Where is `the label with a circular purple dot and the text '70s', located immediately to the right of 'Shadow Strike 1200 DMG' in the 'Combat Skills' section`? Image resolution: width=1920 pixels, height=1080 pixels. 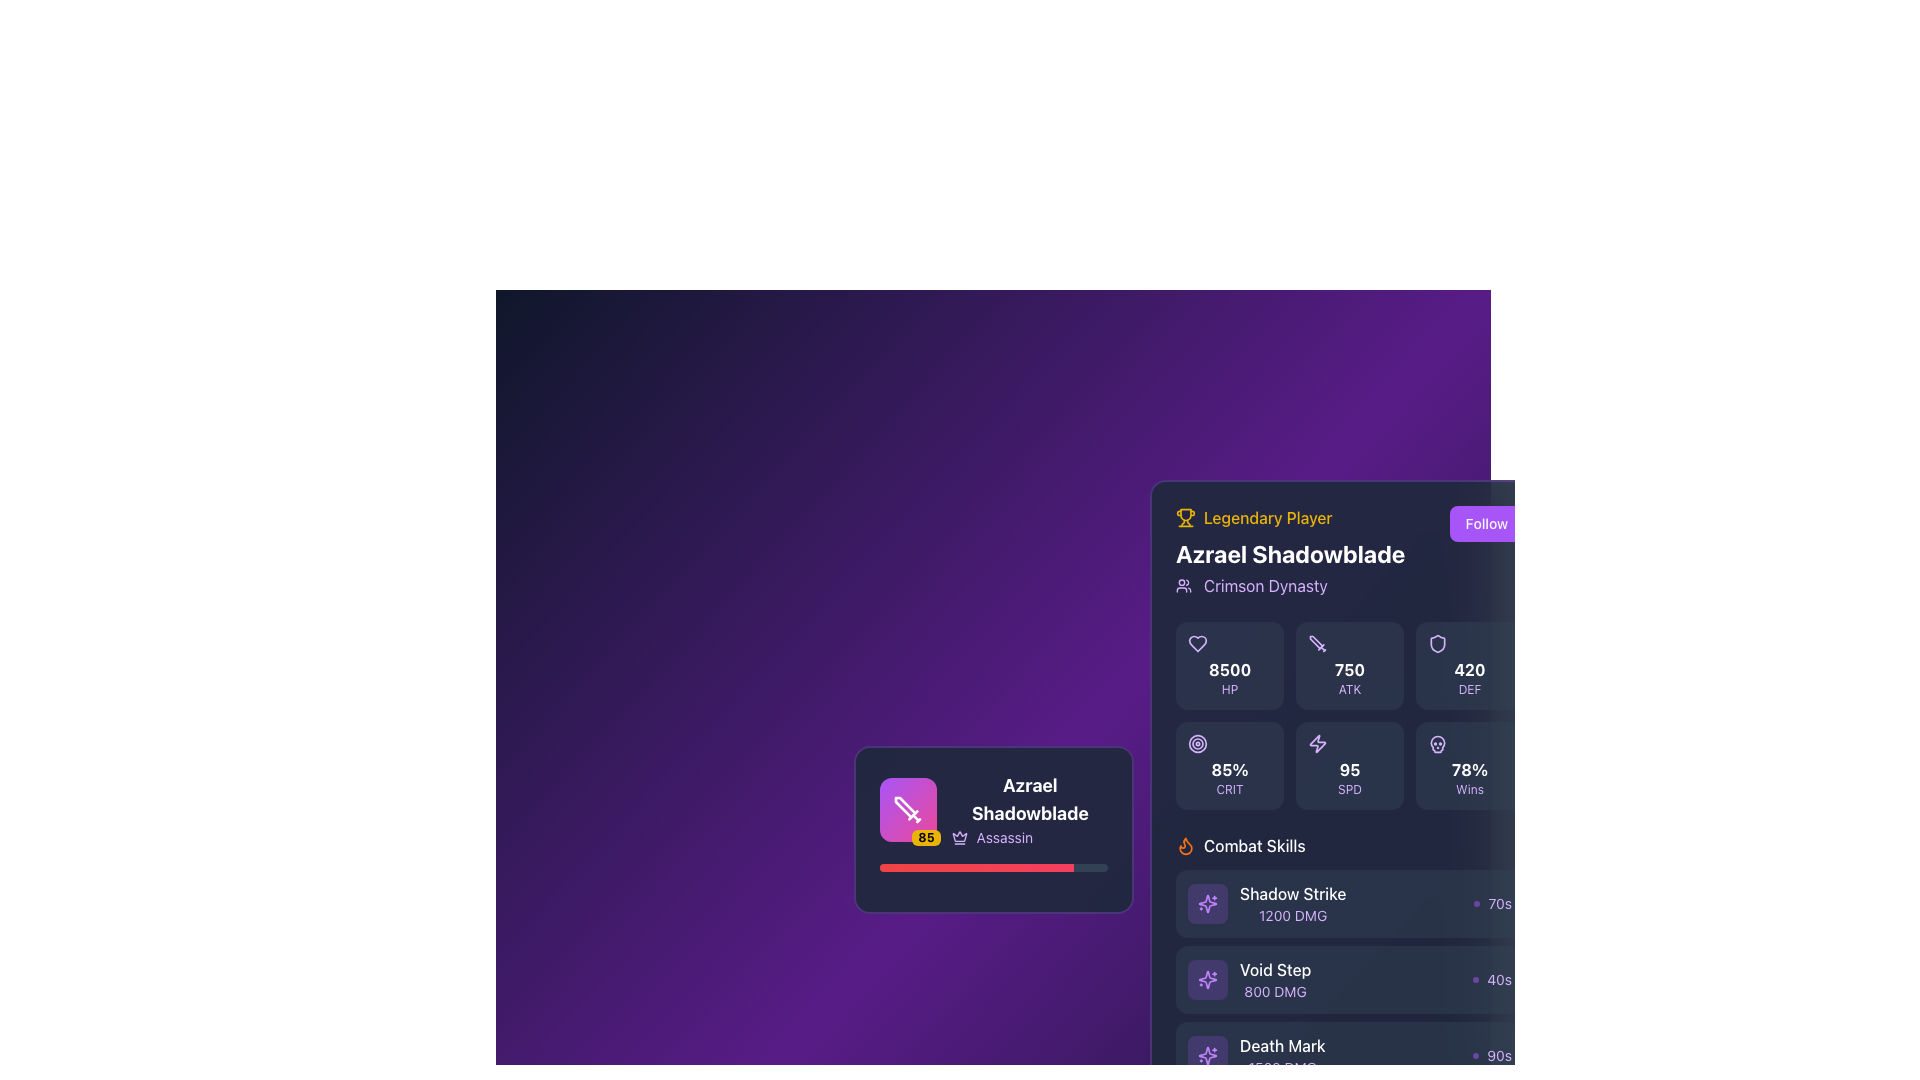
the label with a circular purple dot and the text '70s', located immediately to the right of 'Shadow Strike 1200 DMG' in the 'Combat Skills' section is located at coordinates (1492, 903).